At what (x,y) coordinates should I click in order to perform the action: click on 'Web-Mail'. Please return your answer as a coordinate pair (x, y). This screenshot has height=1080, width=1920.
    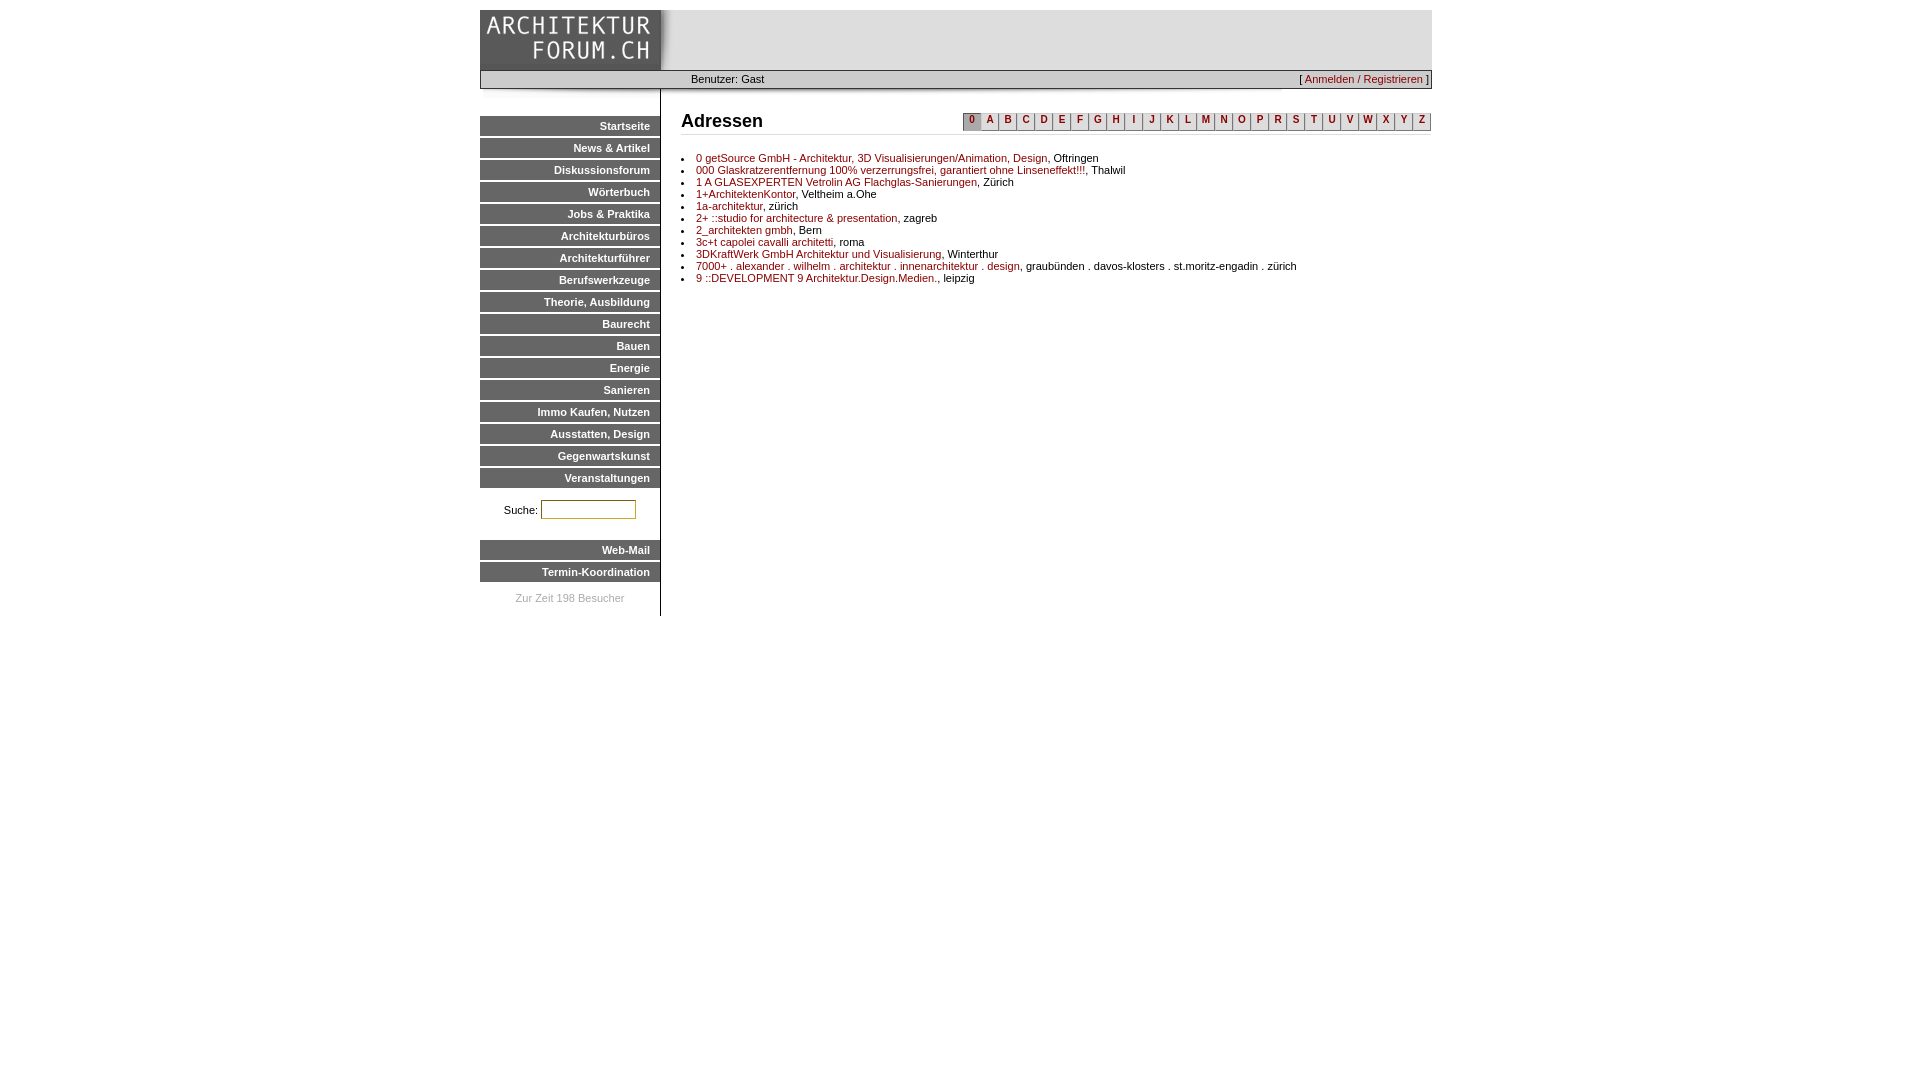
    Looking at the image, I should click on (569, 550).